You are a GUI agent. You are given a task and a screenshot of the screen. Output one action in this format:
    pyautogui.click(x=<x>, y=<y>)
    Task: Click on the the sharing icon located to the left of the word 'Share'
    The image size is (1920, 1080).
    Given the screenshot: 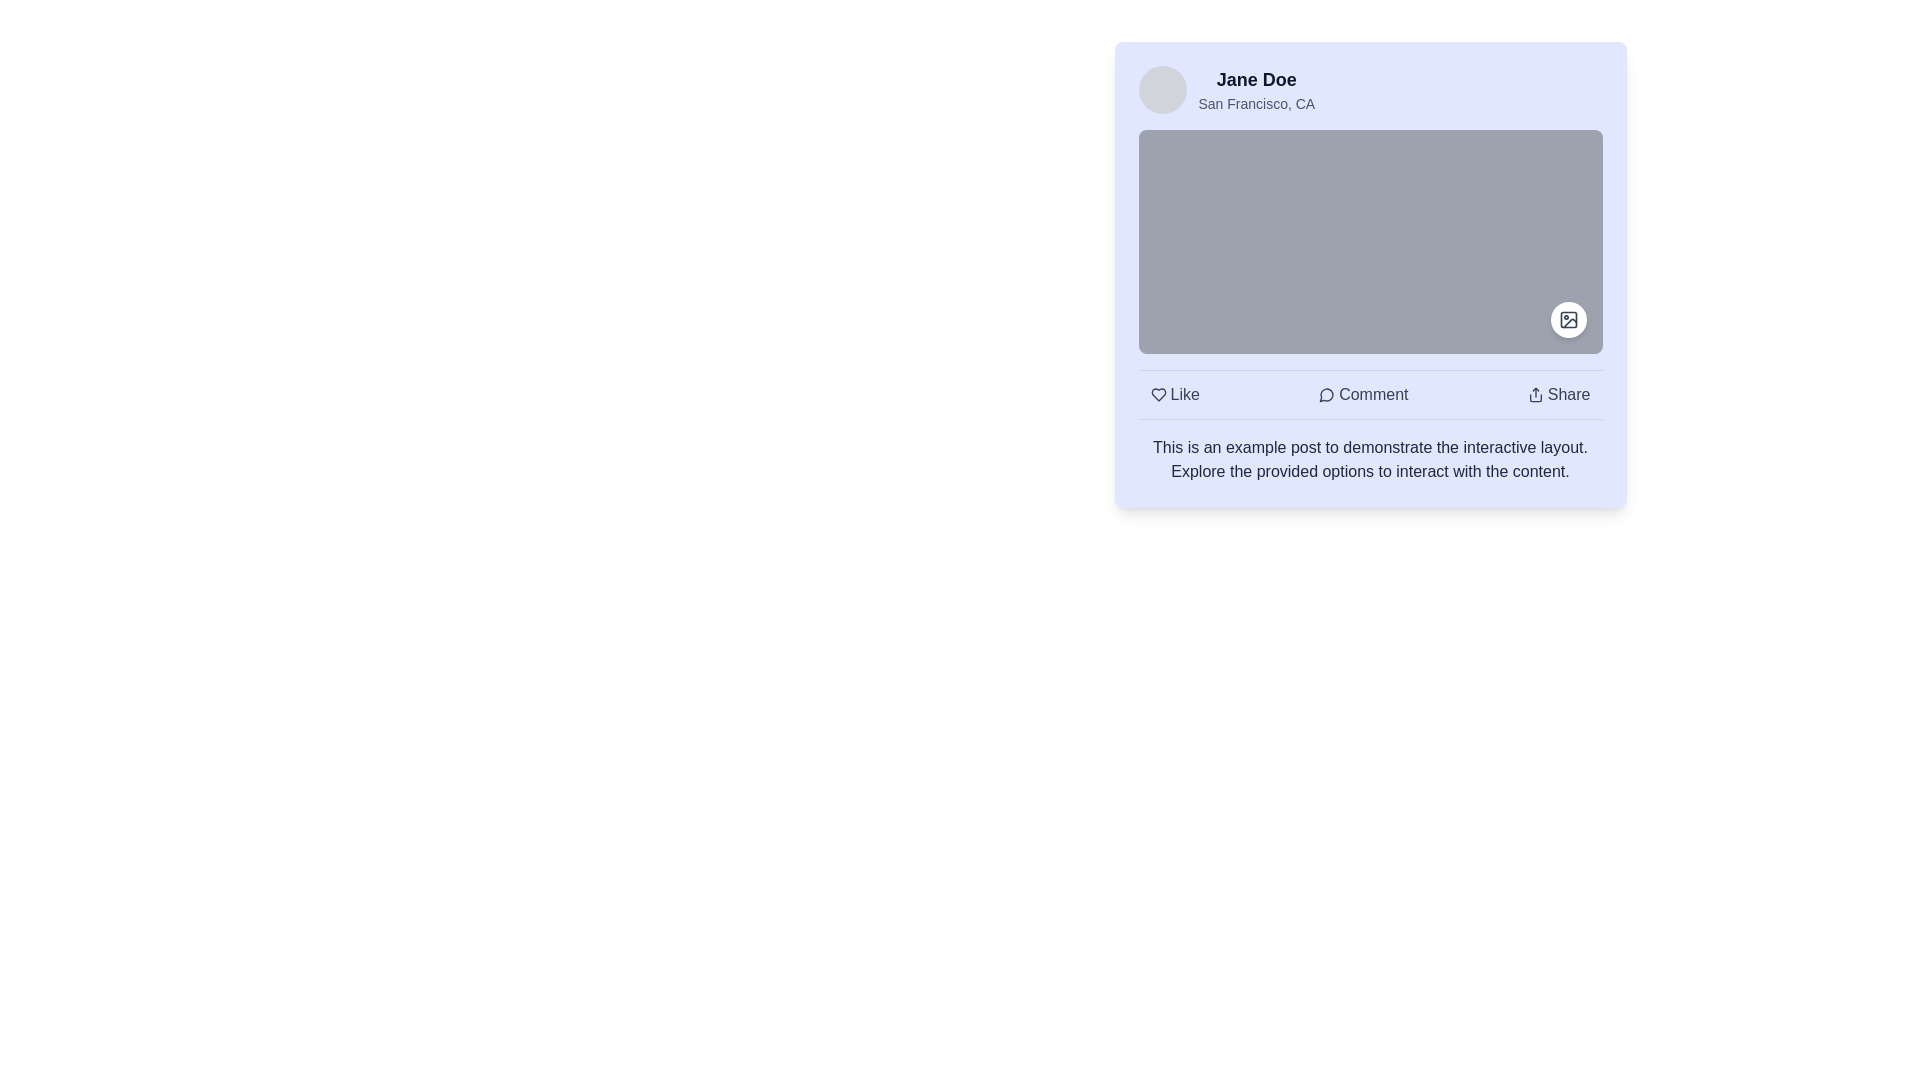 What is the action you would take?
    pyautogui.click(x=1534, y=394)
    